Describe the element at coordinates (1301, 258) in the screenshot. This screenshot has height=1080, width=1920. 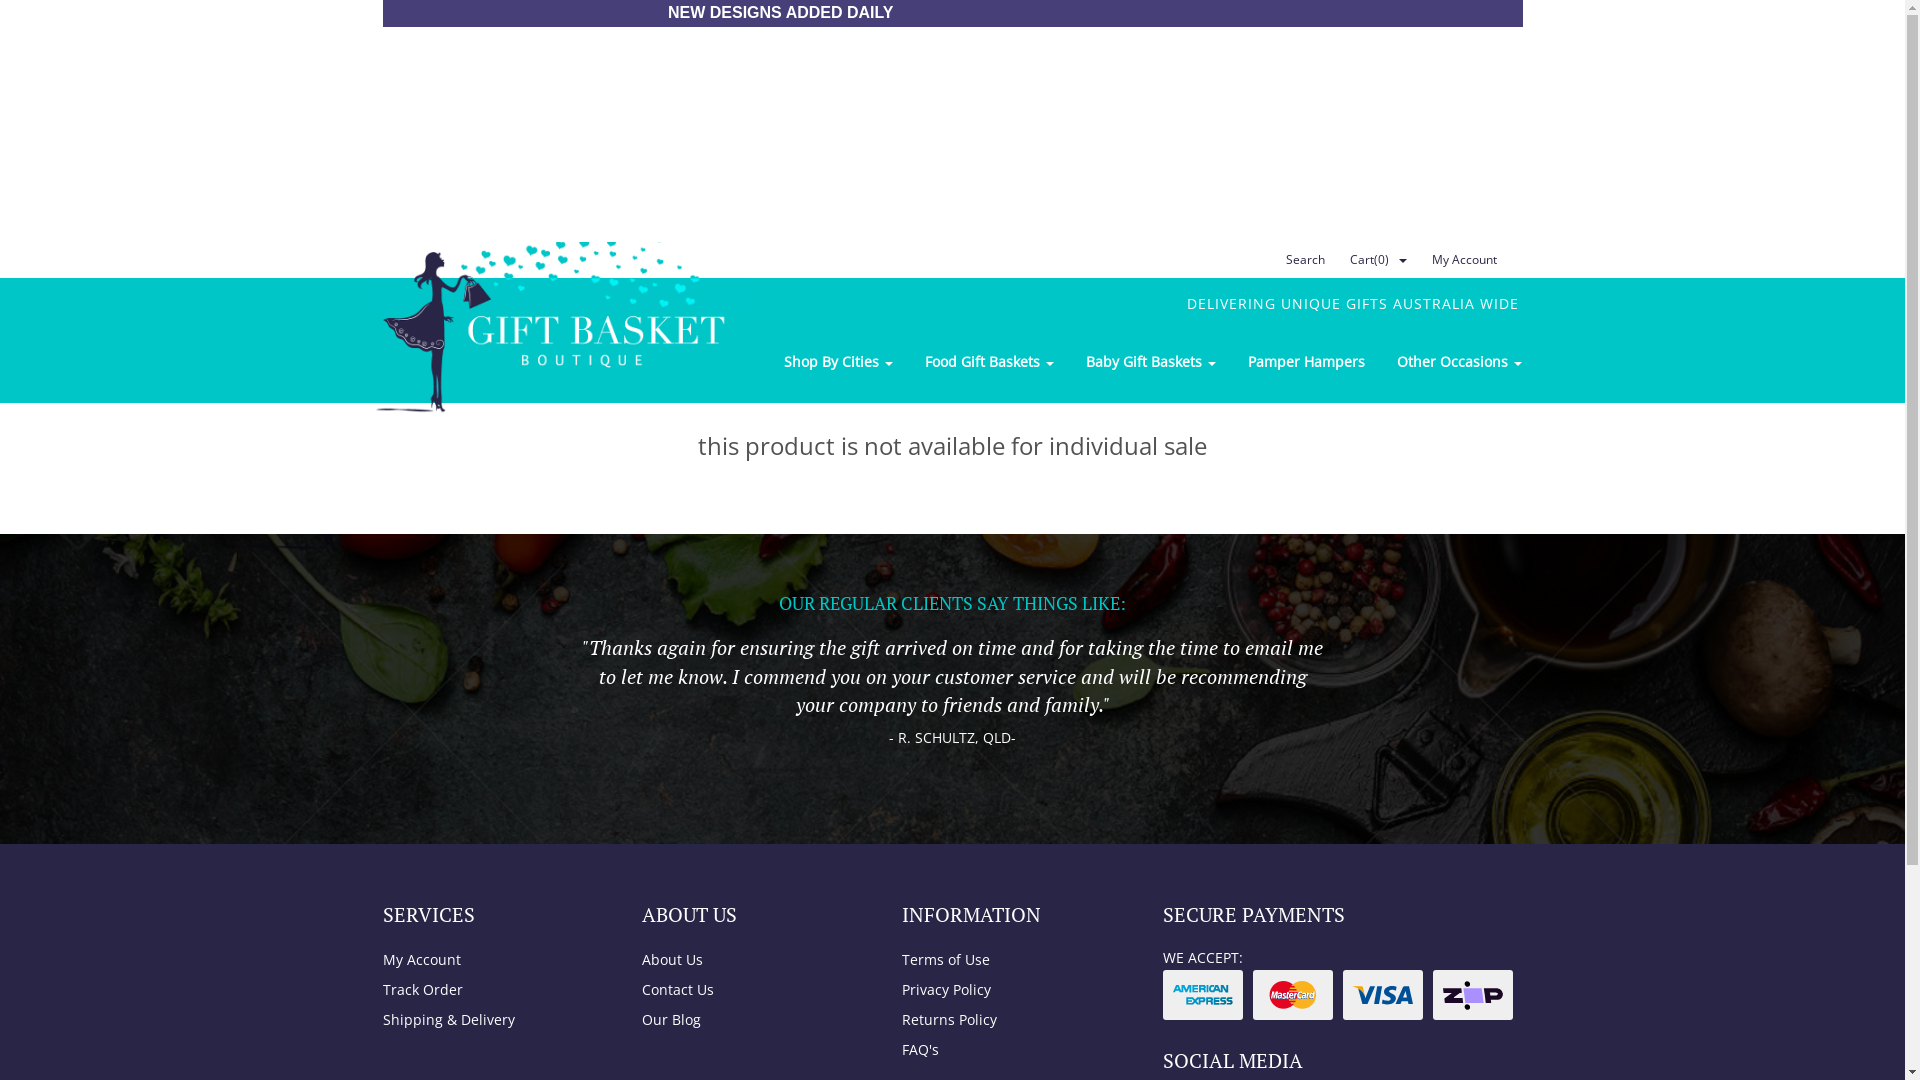
I see `'Search'` at that location.